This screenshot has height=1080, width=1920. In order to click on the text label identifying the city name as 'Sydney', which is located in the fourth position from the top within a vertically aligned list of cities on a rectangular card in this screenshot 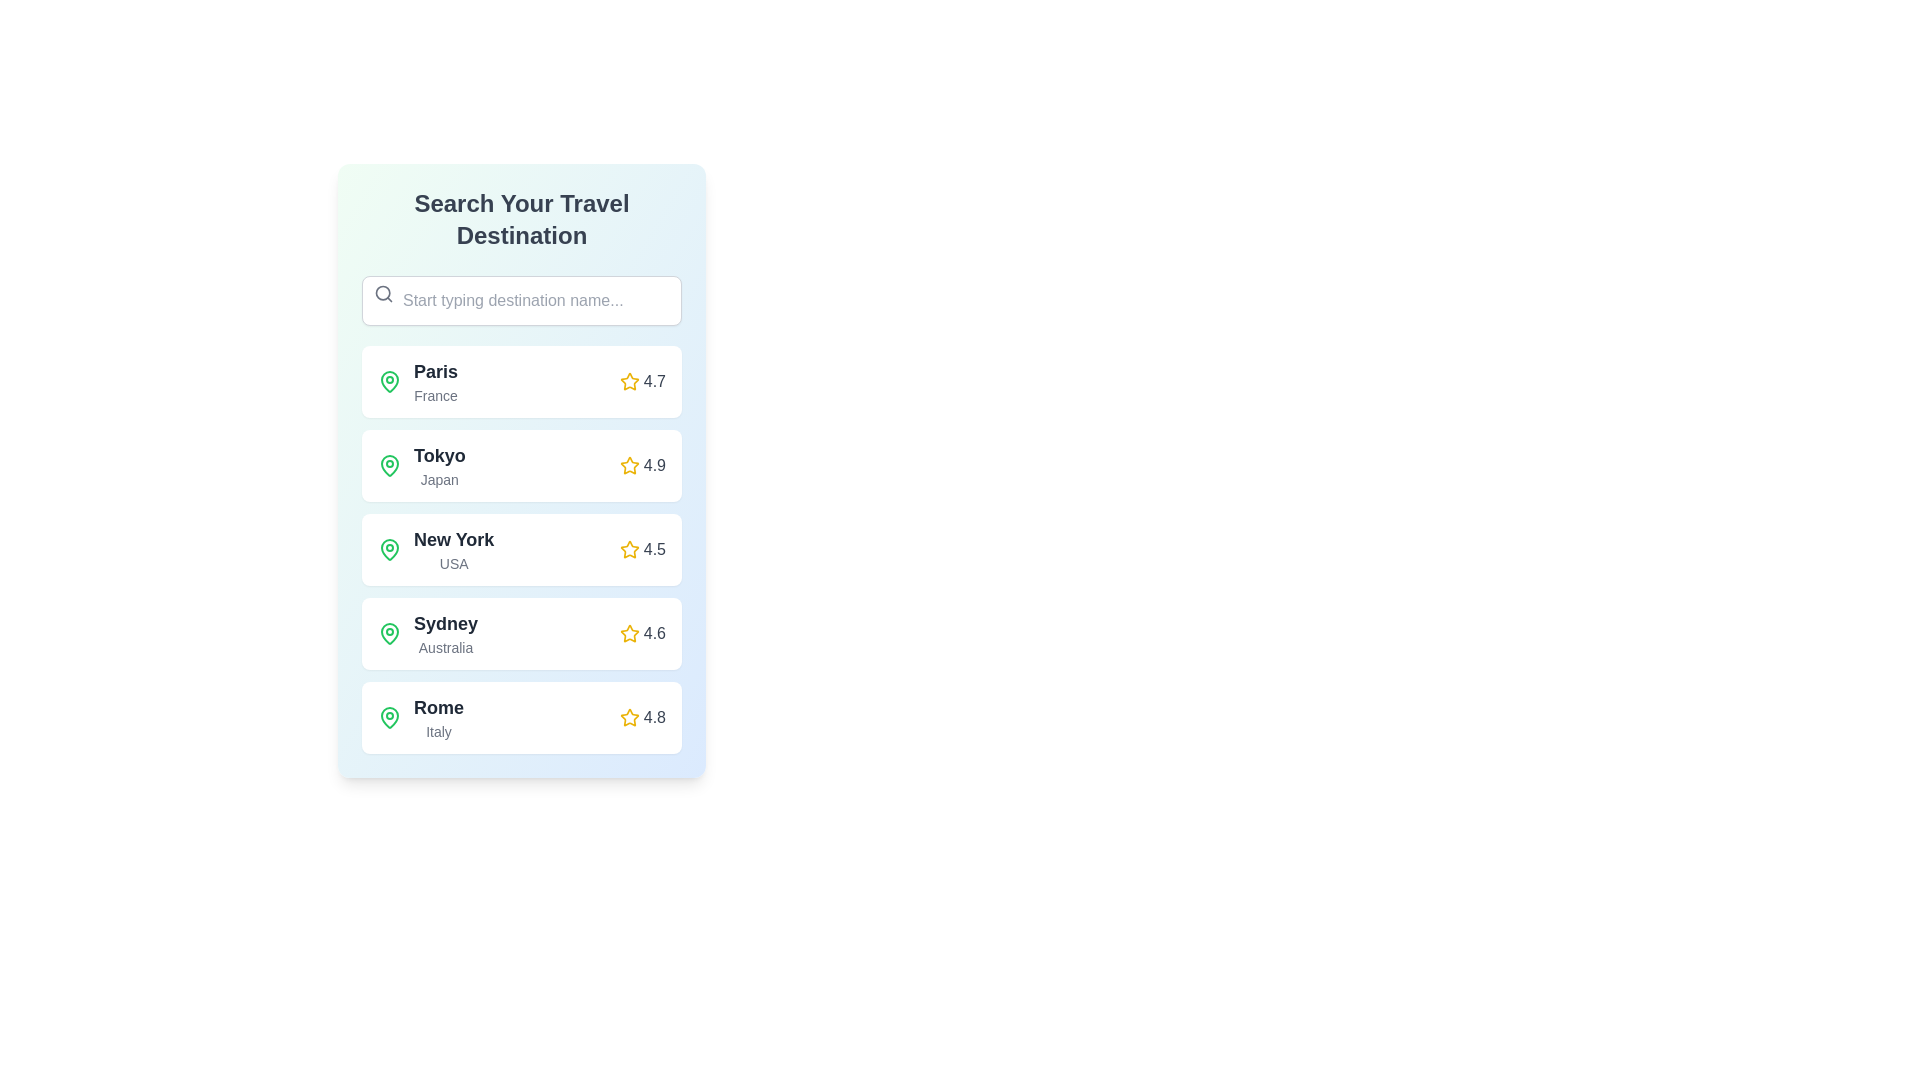, I will do `click(445, 623)`.